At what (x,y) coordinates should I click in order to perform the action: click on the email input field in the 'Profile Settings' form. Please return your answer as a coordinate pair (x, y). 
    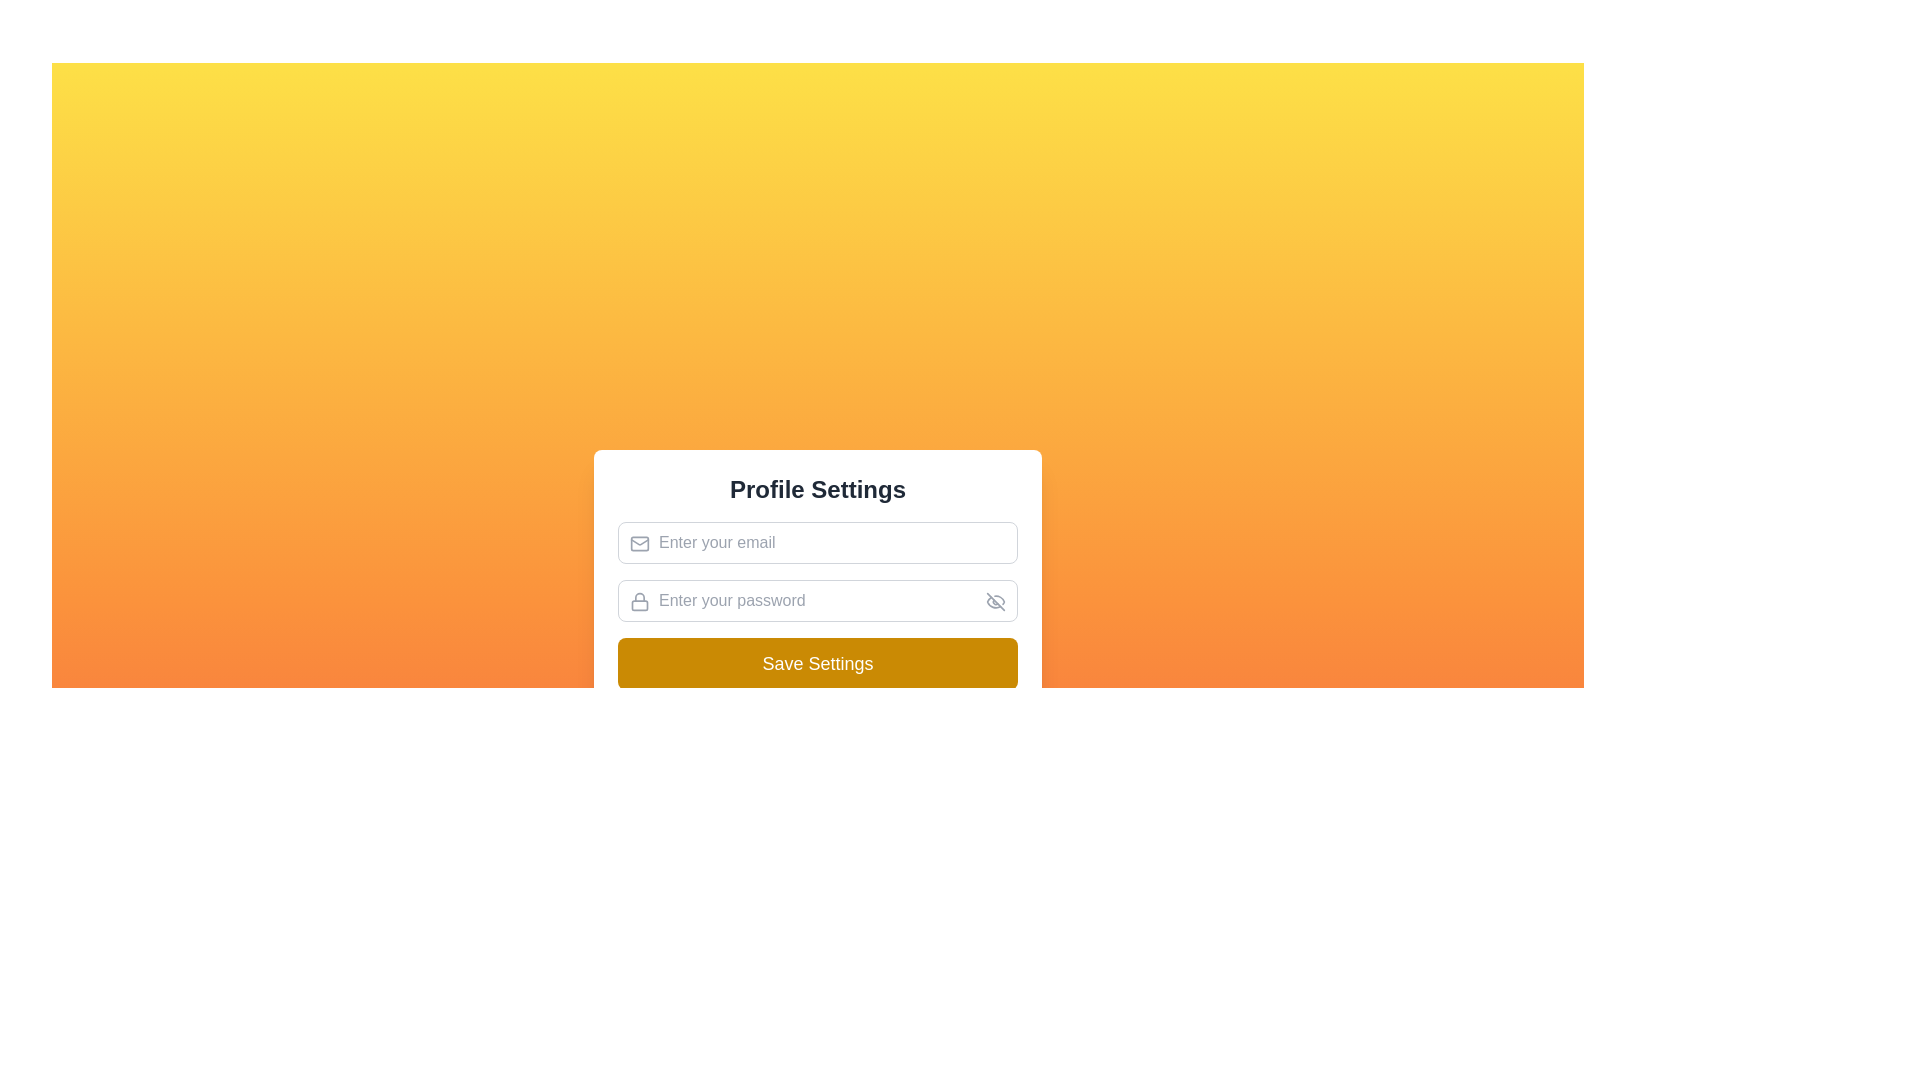
    Looking at the image, I should click on (817, 543).